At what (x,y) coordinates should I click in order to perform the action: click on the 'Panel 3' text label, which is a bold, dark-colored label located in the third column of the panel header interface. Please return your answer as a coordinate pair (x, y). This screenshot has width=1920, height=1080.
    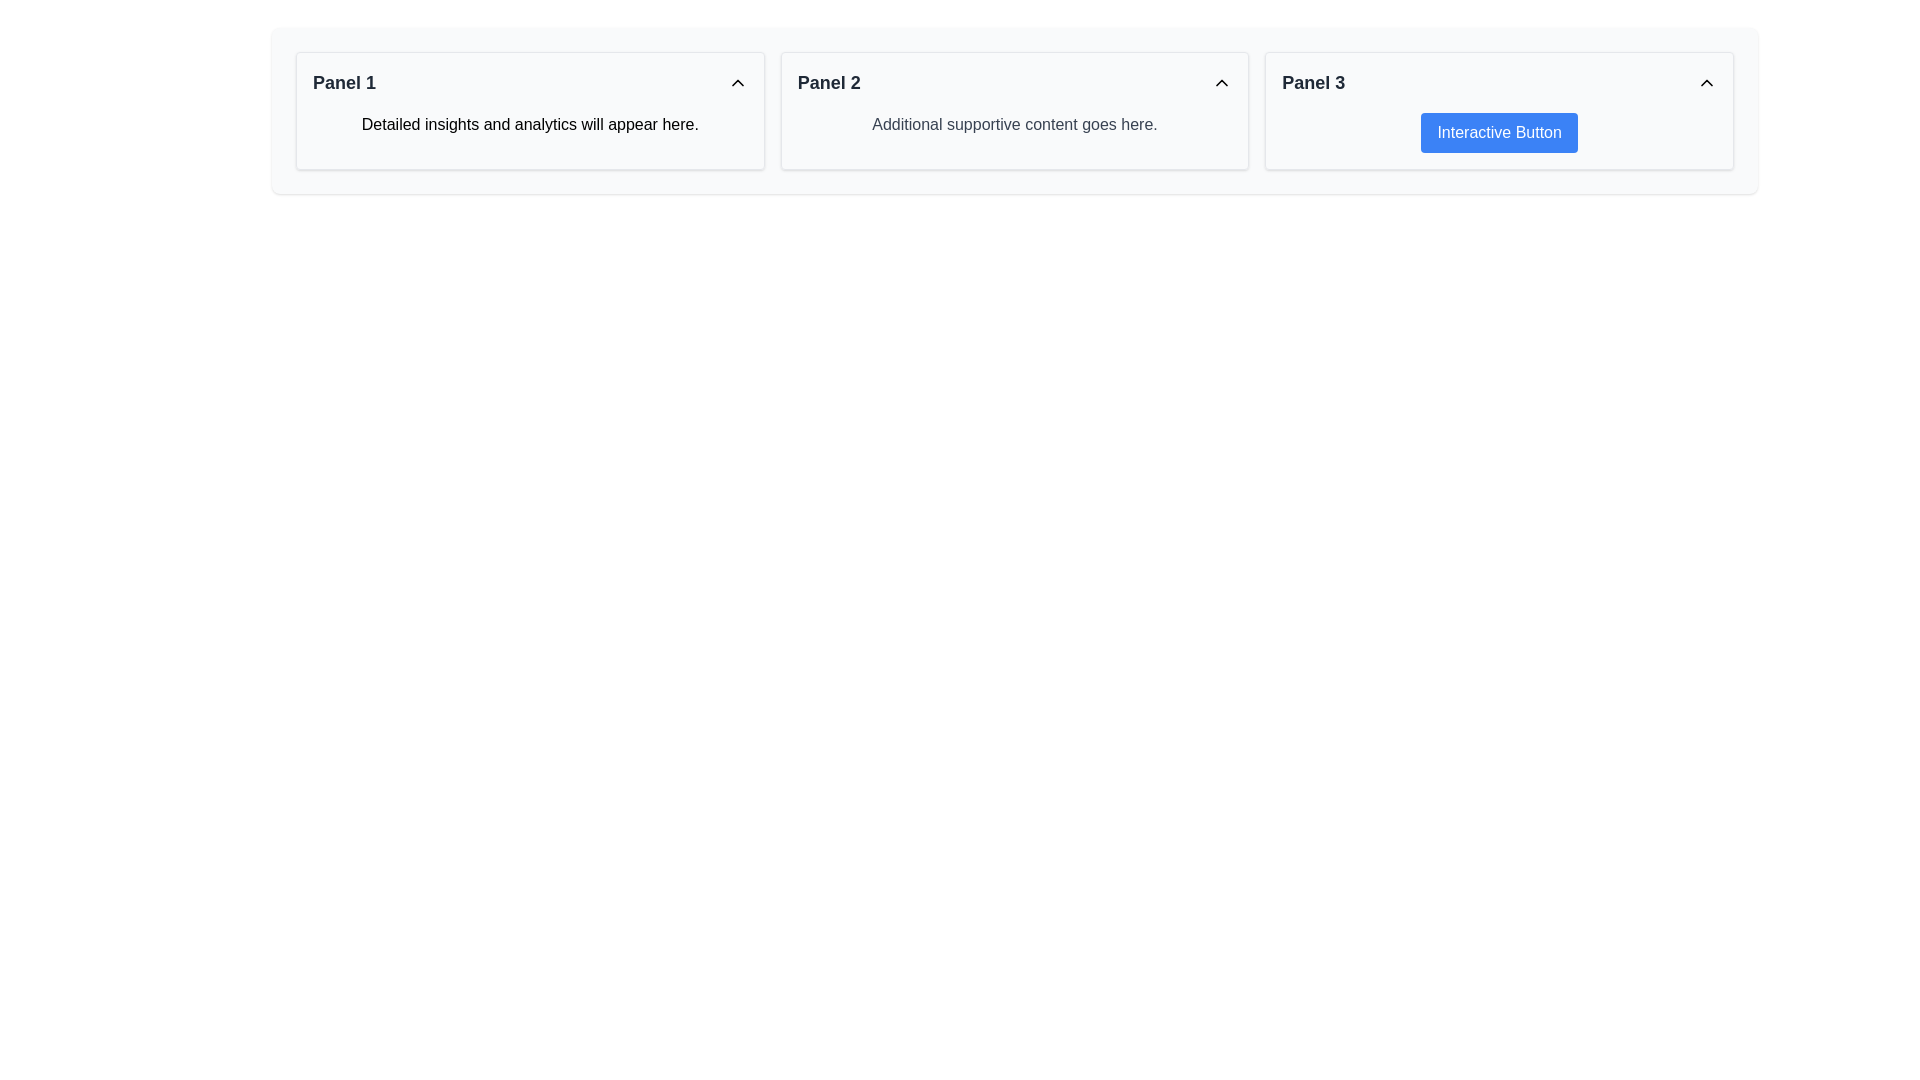
    Looking at the image, I should click on (1313, 82).